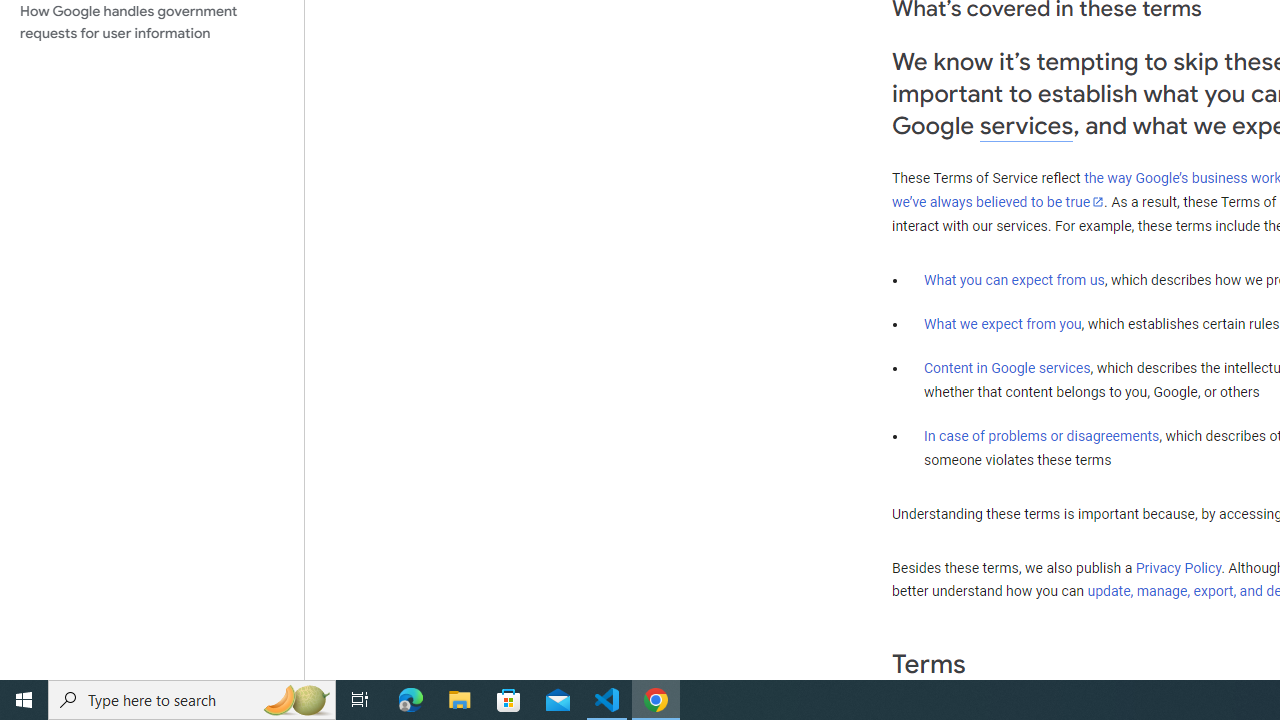  I want to click on 'Content in Google services', so click(1007, 368).